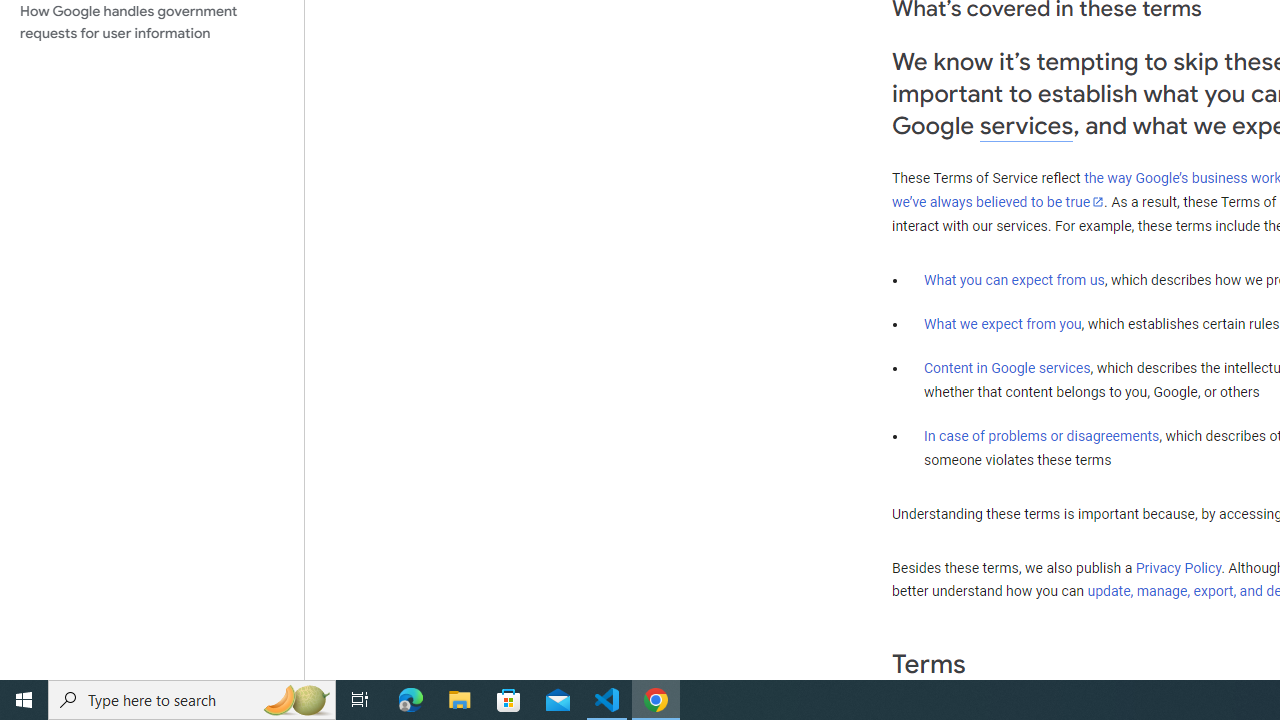  I want to click on 'Content in Google services', so click(1007, 368).